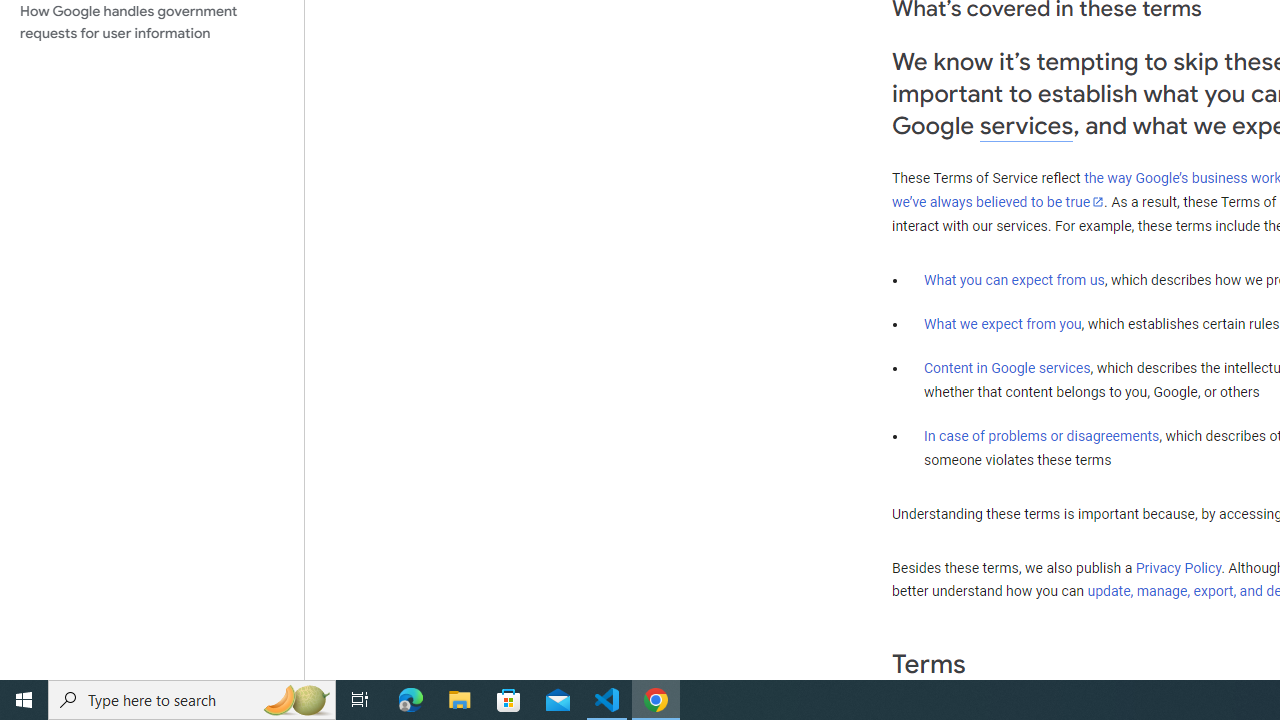  I want to click on 'Content in Google services', so click(1007, 368).